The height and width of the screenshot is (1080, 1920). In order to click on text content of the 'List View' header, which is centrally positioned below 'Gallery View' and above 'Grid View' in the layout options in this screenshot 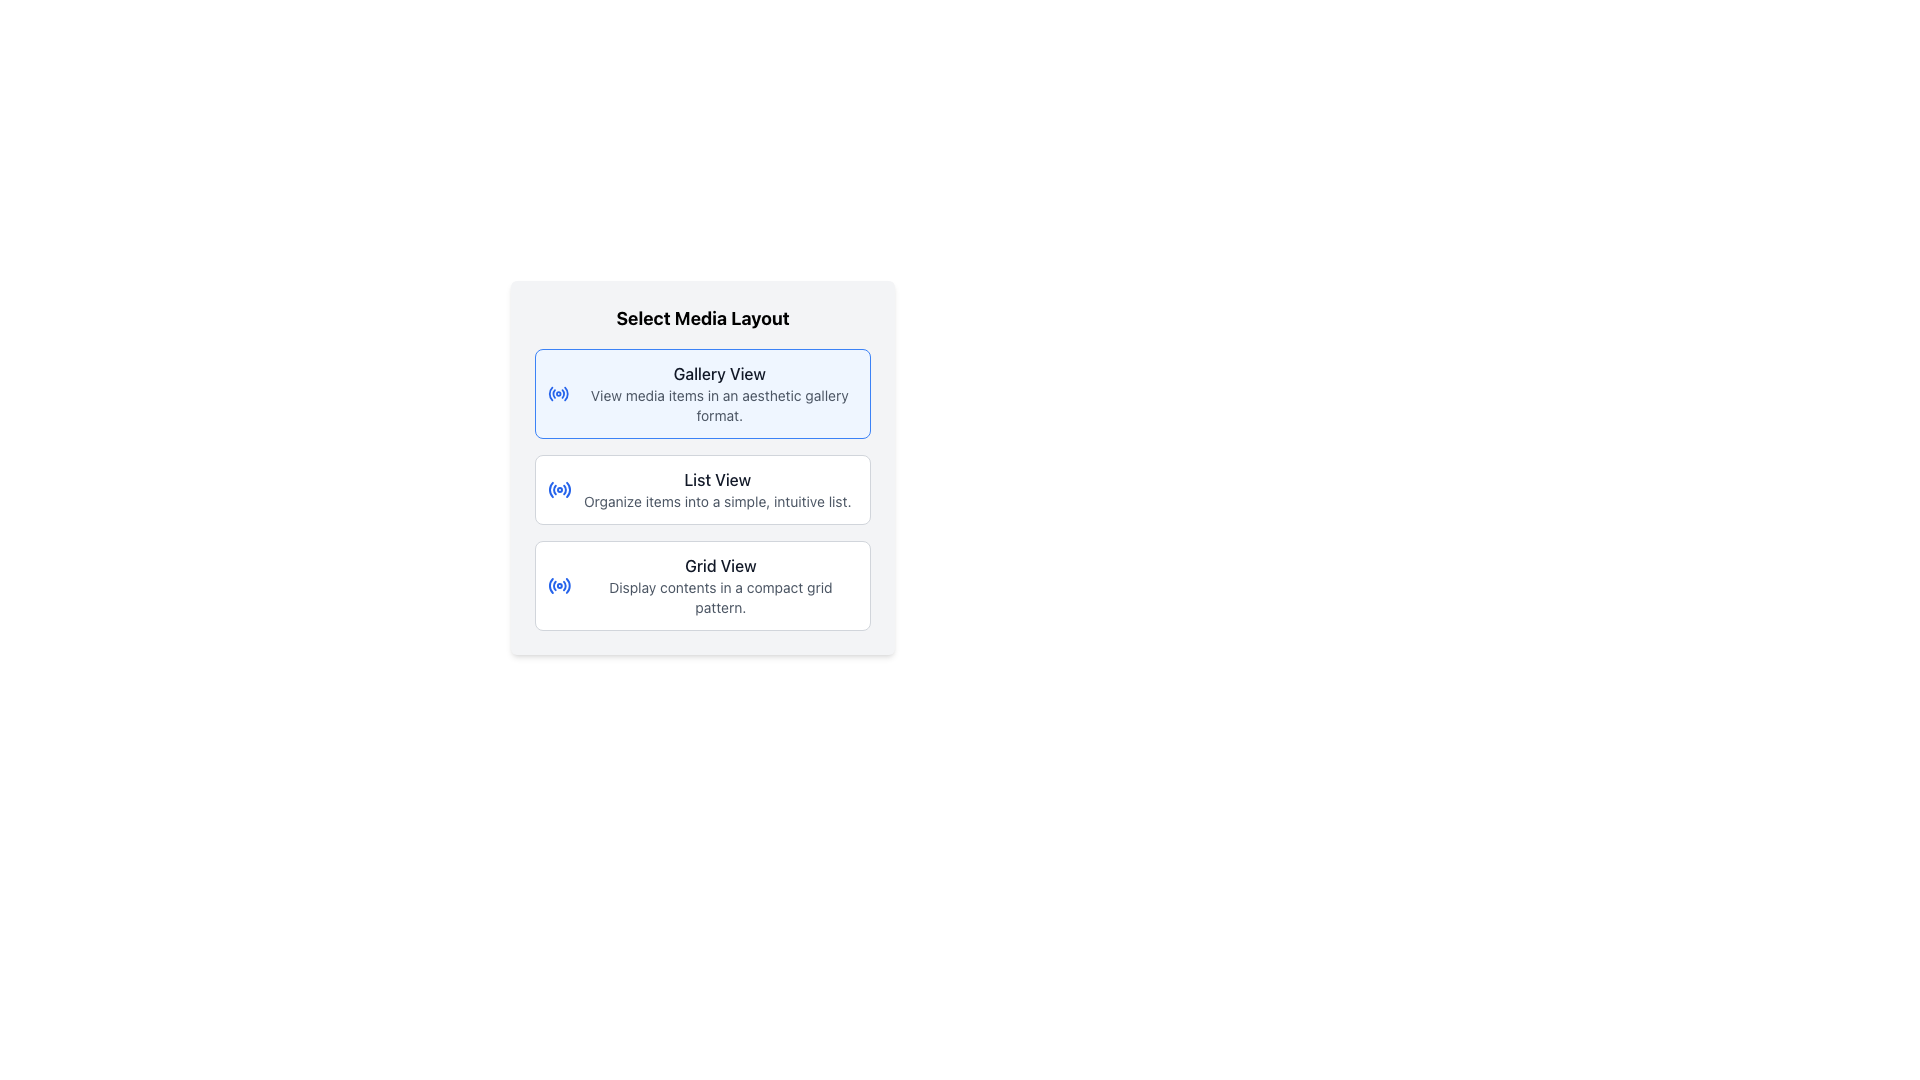, I will do `click(717, 479)`.